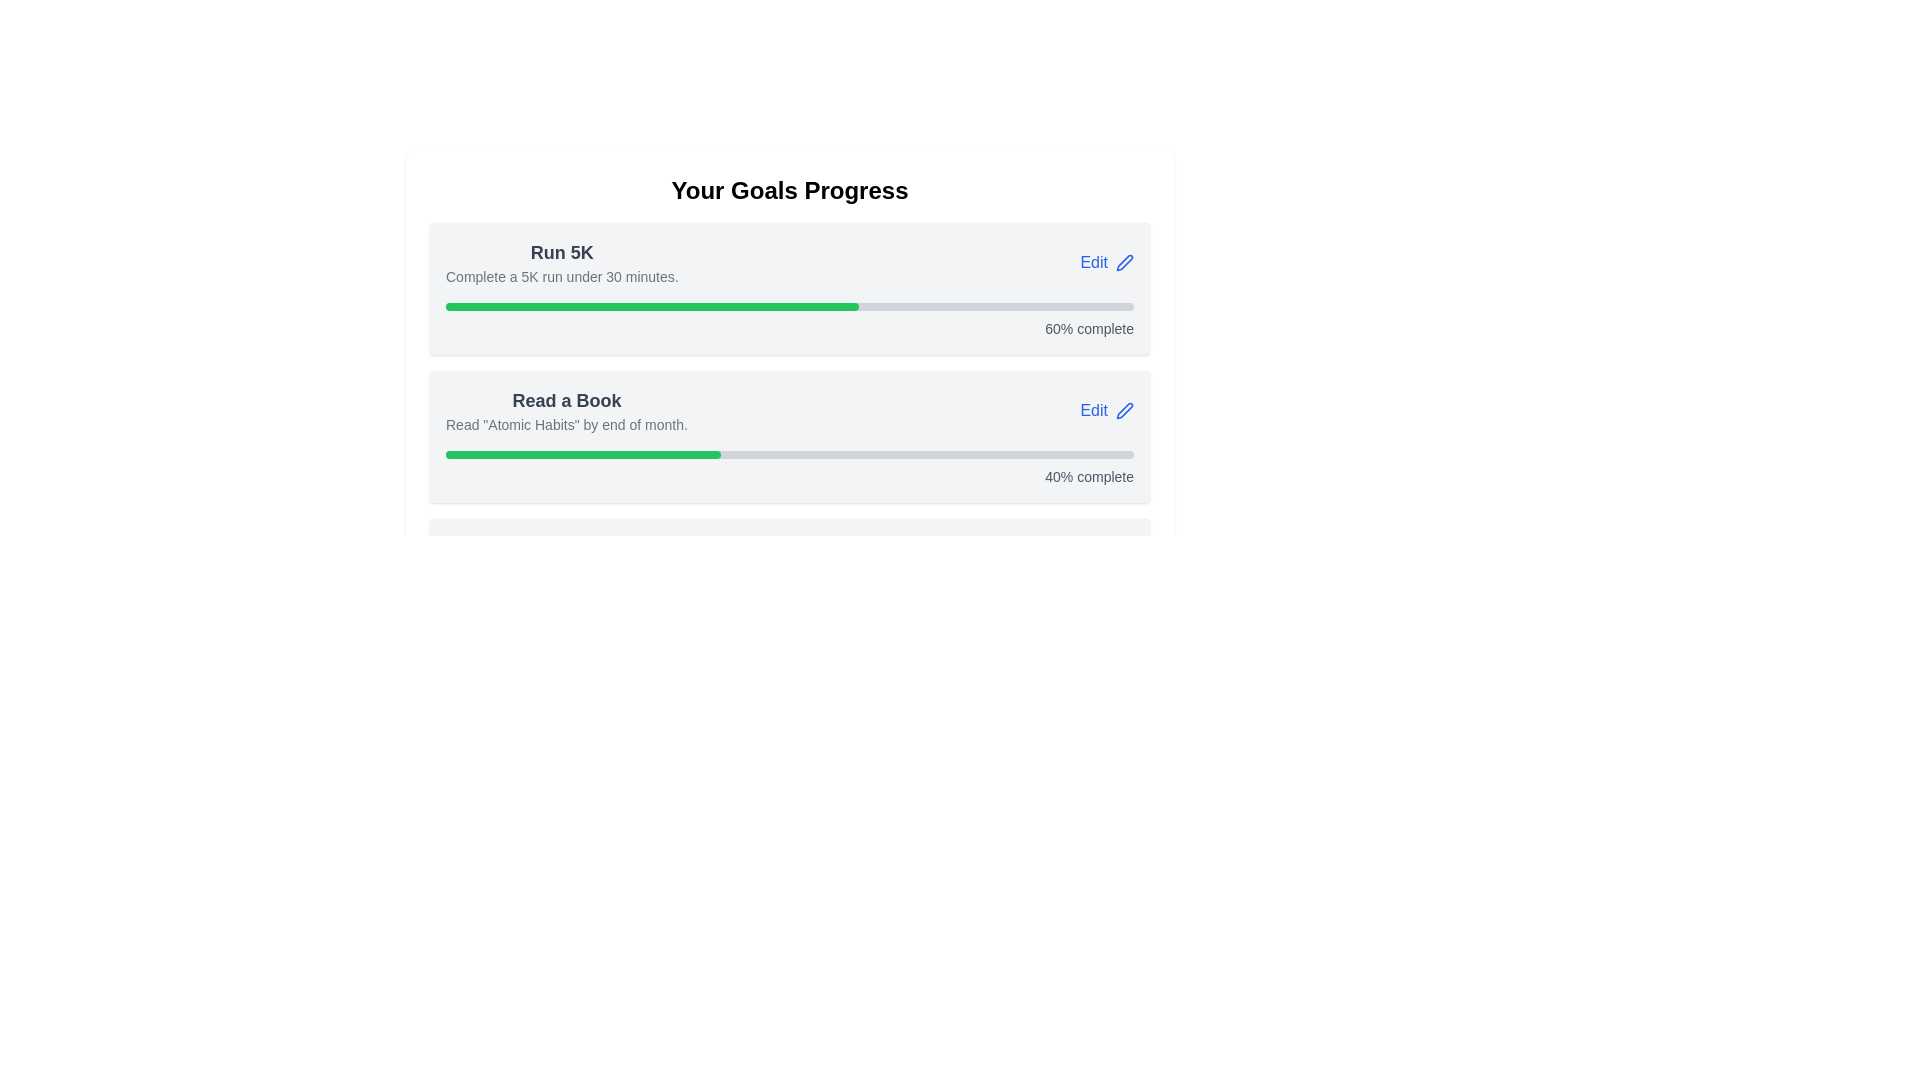 This screenshot has width=1920, height=1080. What do you see at coordinates (565, 401) in the screenshot?
I see `the heading text element that summarizes the content about reading a book` at bounding box center [565, 401].